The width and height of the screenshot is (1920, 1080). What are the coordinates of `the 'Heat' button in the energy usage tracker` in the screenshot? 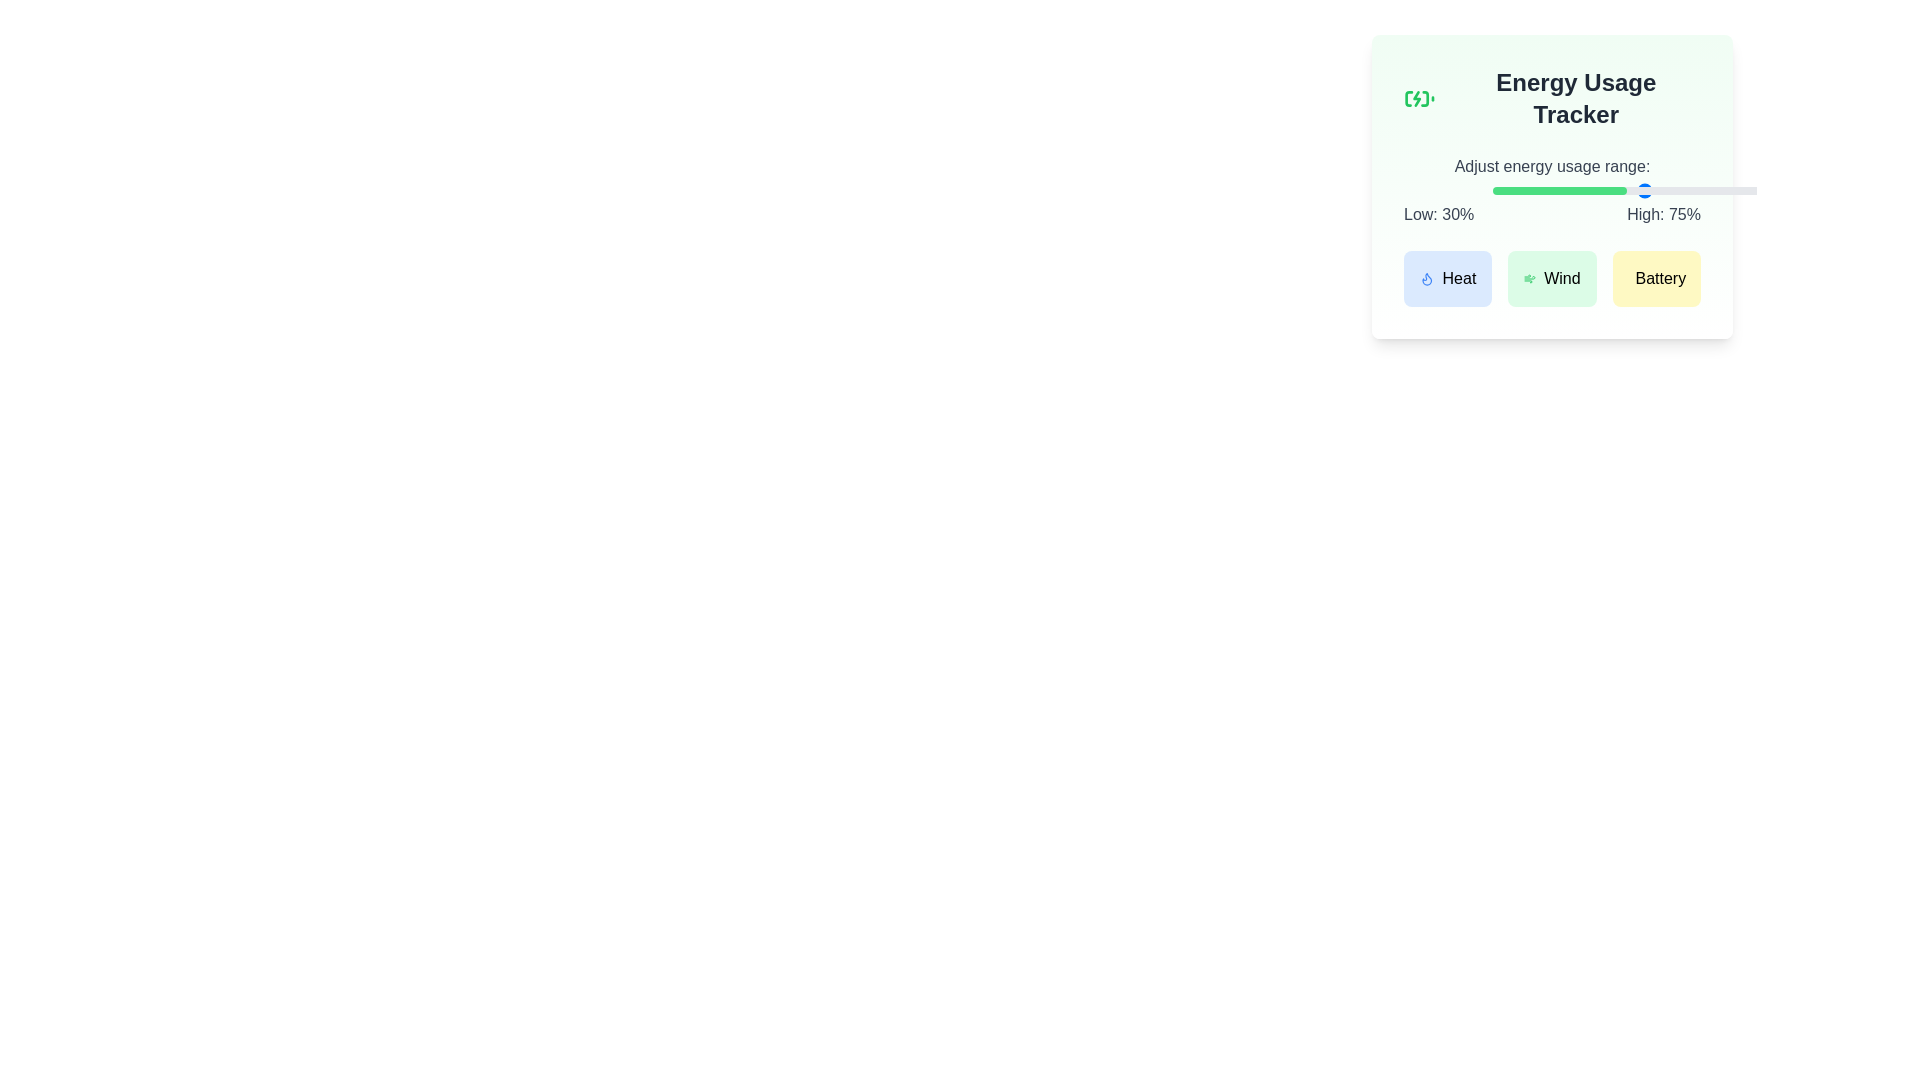 It's located at (1448, 278).